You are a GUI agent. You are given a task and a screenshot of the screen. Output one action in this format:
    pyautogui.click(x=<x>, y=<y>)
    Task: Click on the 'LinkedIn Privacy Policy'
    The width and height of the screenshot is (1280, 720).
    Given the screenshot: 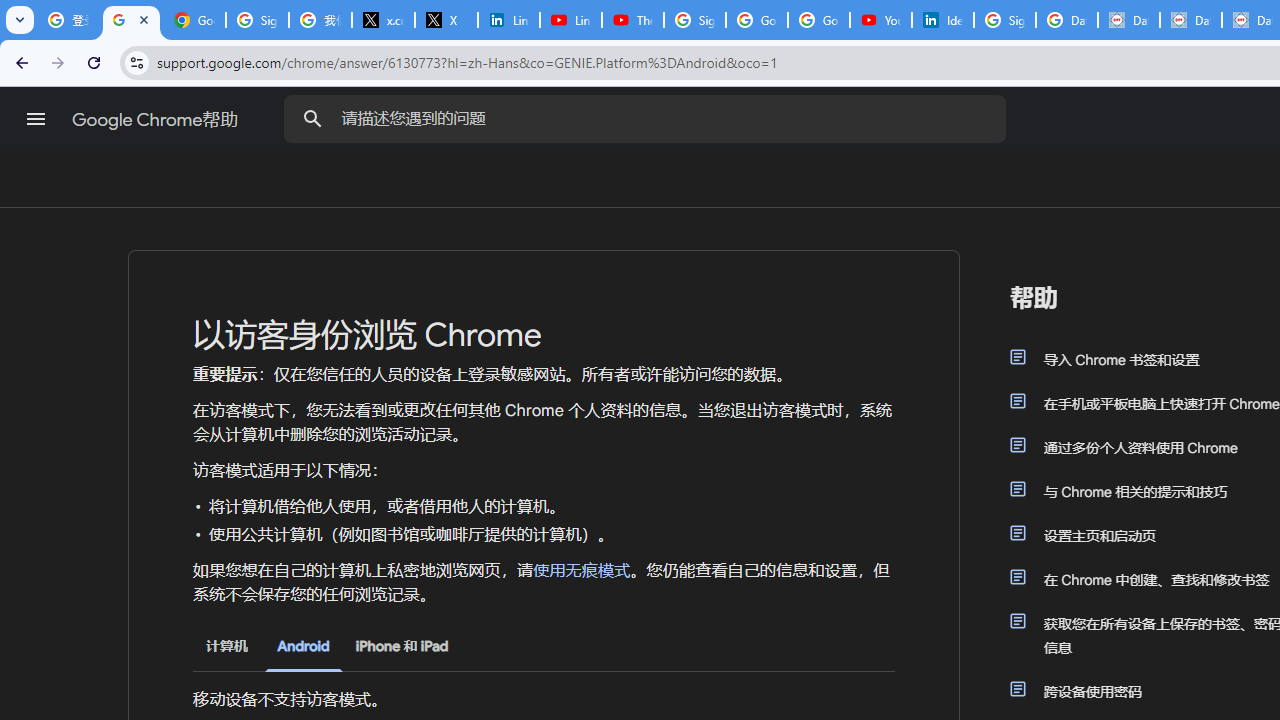 What is the action you would take?
    pyautogui.click(x=508, y=20)
    